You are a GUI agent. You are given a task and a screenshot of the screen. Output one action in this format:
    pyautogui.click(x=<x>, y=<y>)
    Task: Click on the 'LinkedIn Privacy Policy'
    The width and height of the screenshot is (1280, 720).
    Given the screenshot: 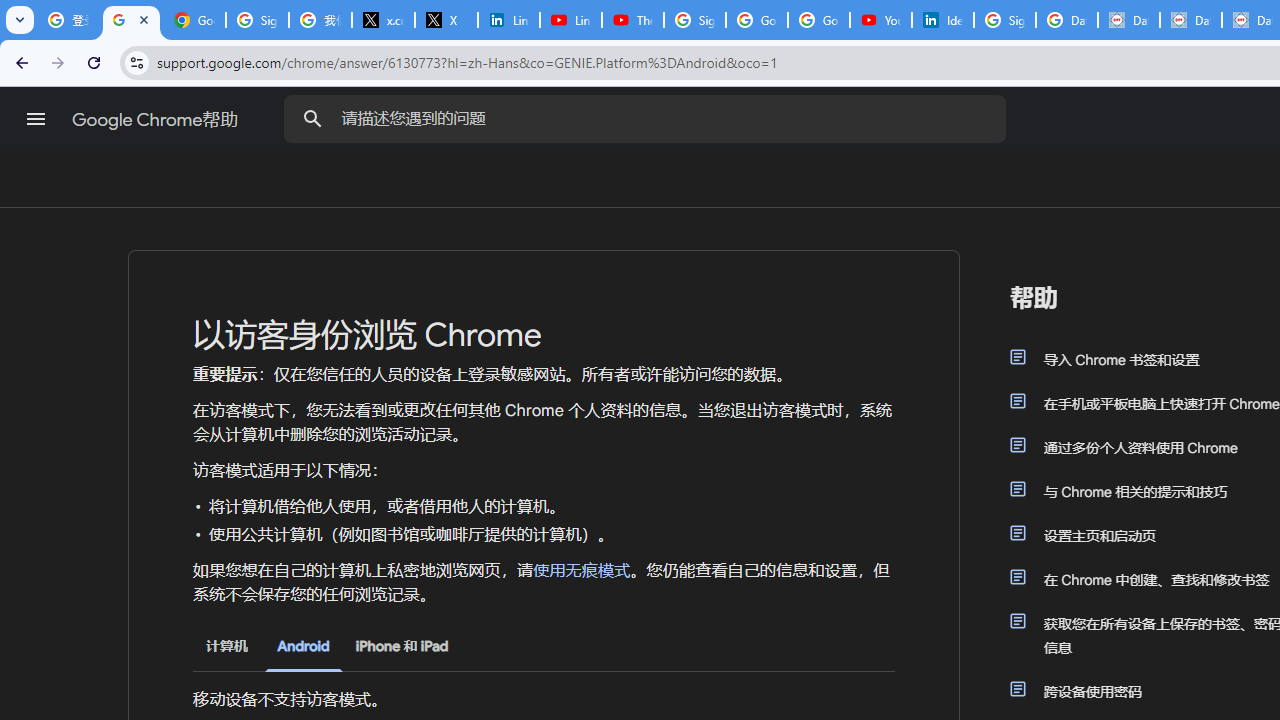 What is the action you would take?
    pyautogui.click(x=508, y=20)
    